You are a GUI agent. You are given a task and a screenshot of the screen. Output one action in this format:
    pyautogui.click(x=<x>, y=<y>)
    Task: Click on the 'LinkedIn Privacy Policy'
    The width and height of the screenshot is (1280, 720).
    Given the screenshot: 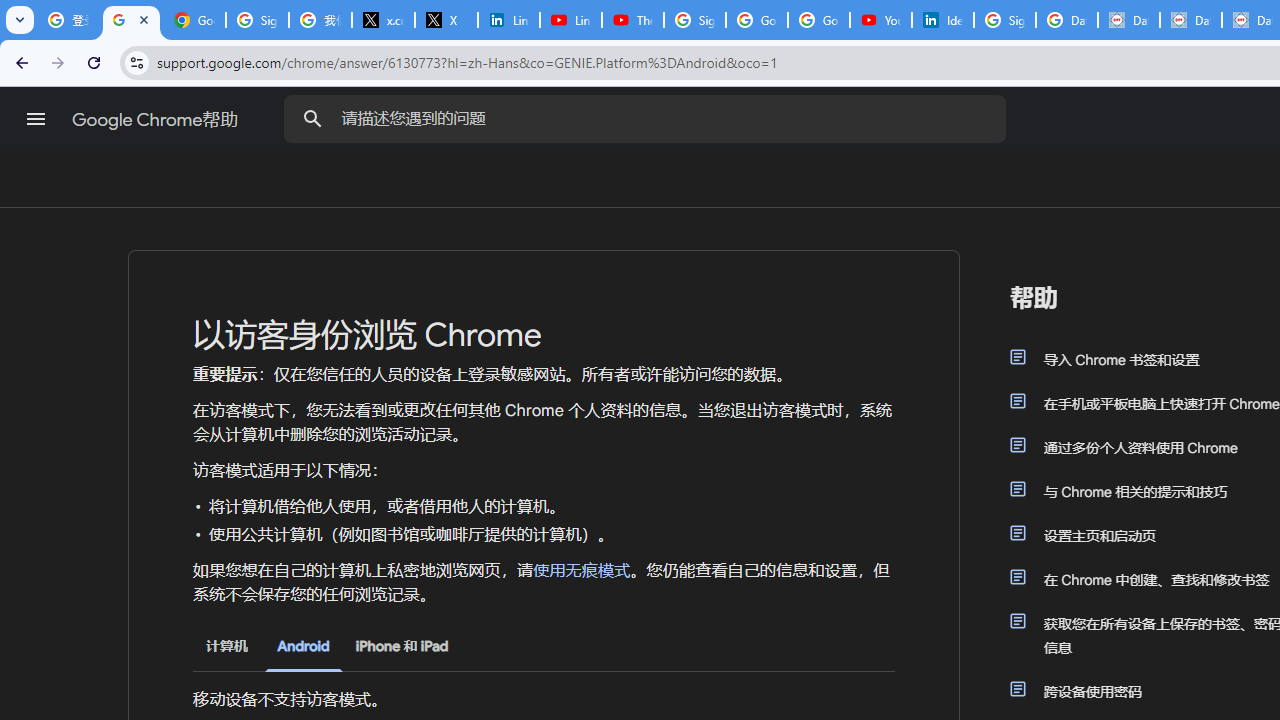 What is the action you would take?
    pyautogui.click(x=508, y=20)
    